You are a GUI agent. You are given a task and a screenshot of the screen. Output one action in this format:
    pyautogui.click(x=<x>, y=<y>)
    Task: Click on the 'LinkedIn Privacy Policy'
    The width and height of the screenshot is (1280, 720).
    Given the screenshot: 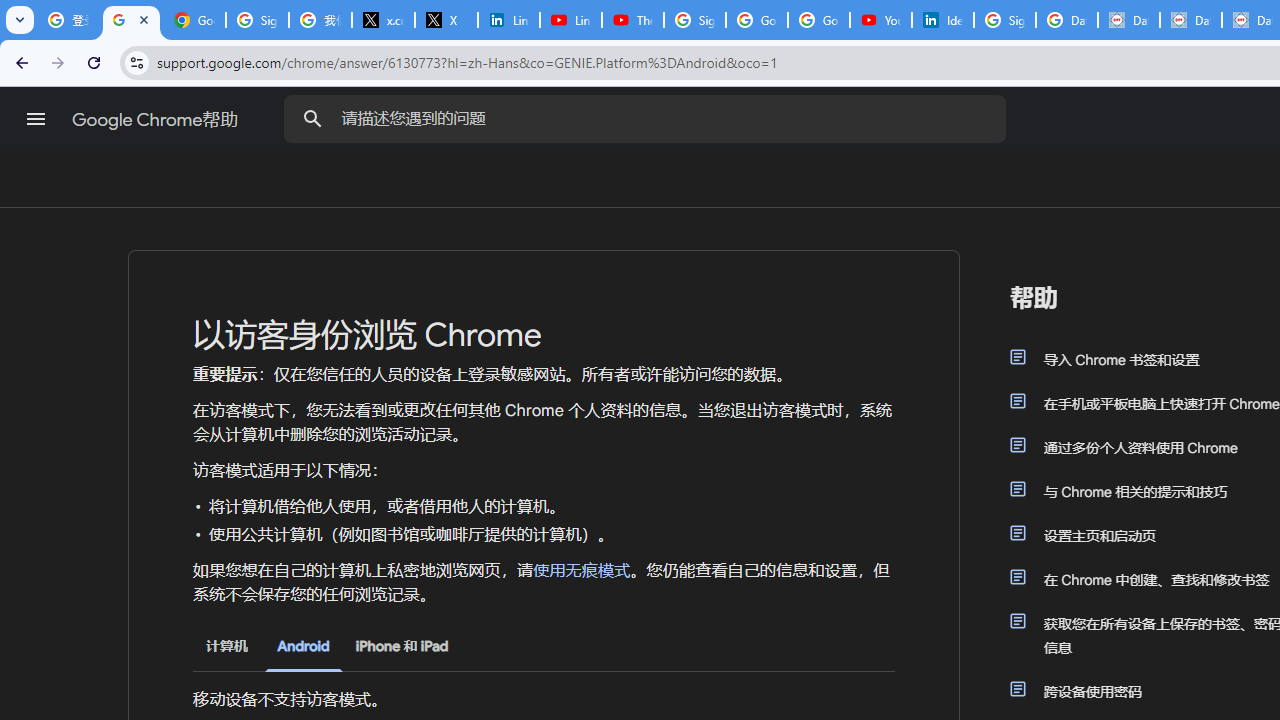 What is the action you would take?
    pyautogui.click(x=508, y=20)
    